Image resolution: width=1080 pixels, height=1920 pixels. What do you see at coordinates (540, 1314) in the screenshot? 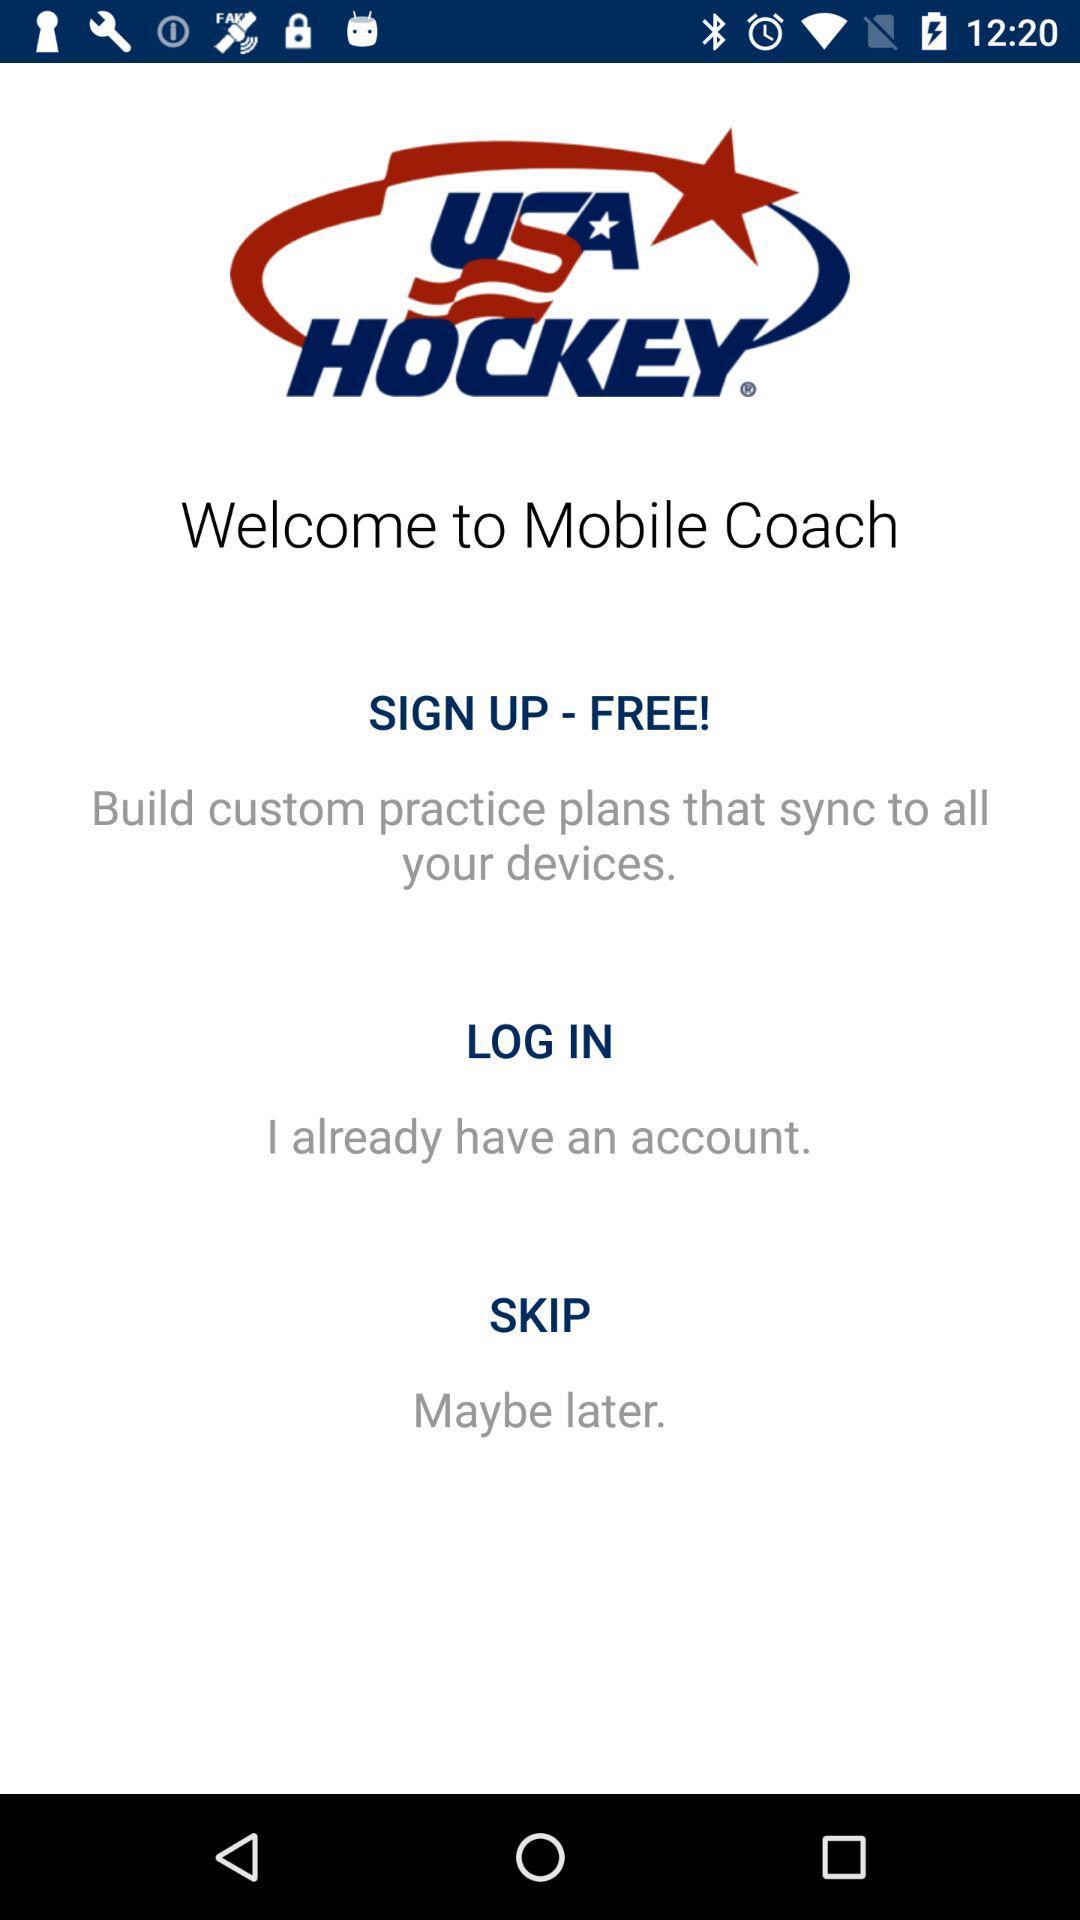
I see `the item above maybe later. item` at bounding box center [540, 1314].